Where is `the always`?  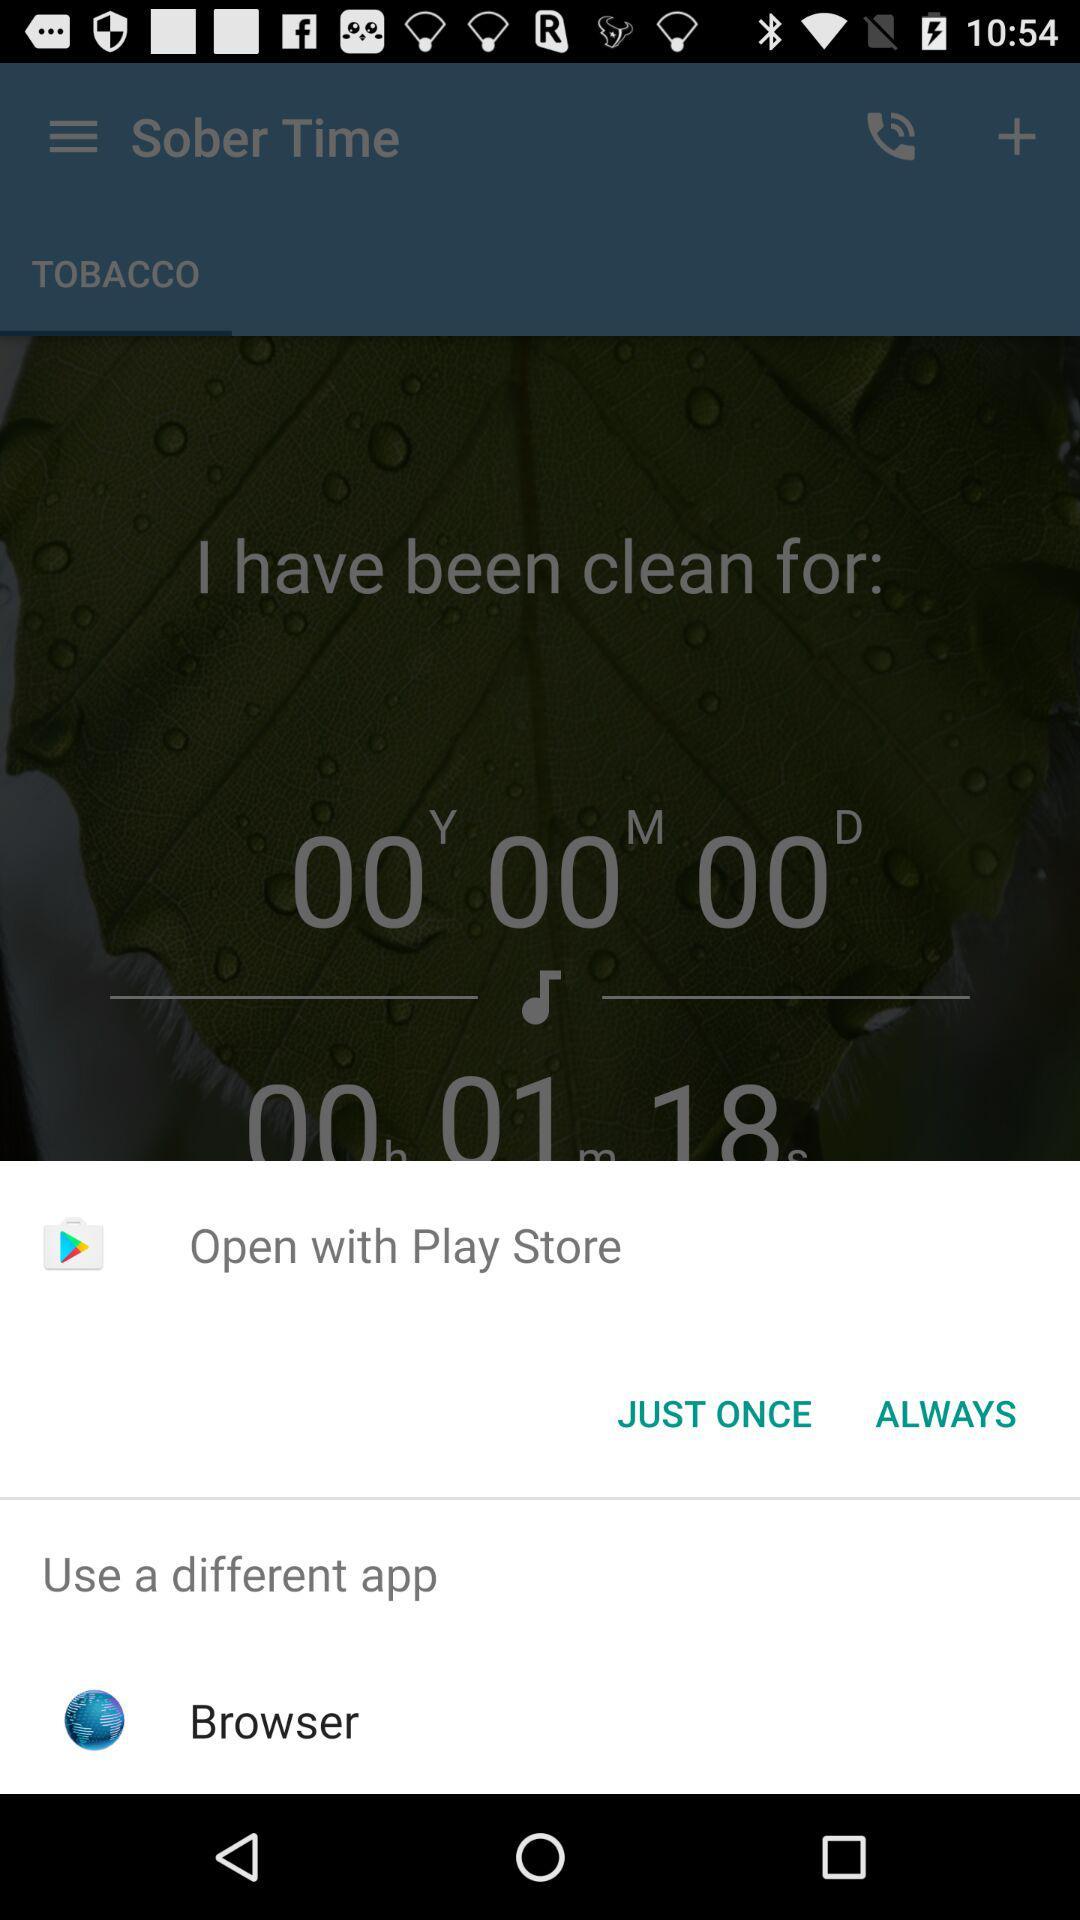
the always is located at coordinates (945, 1411).